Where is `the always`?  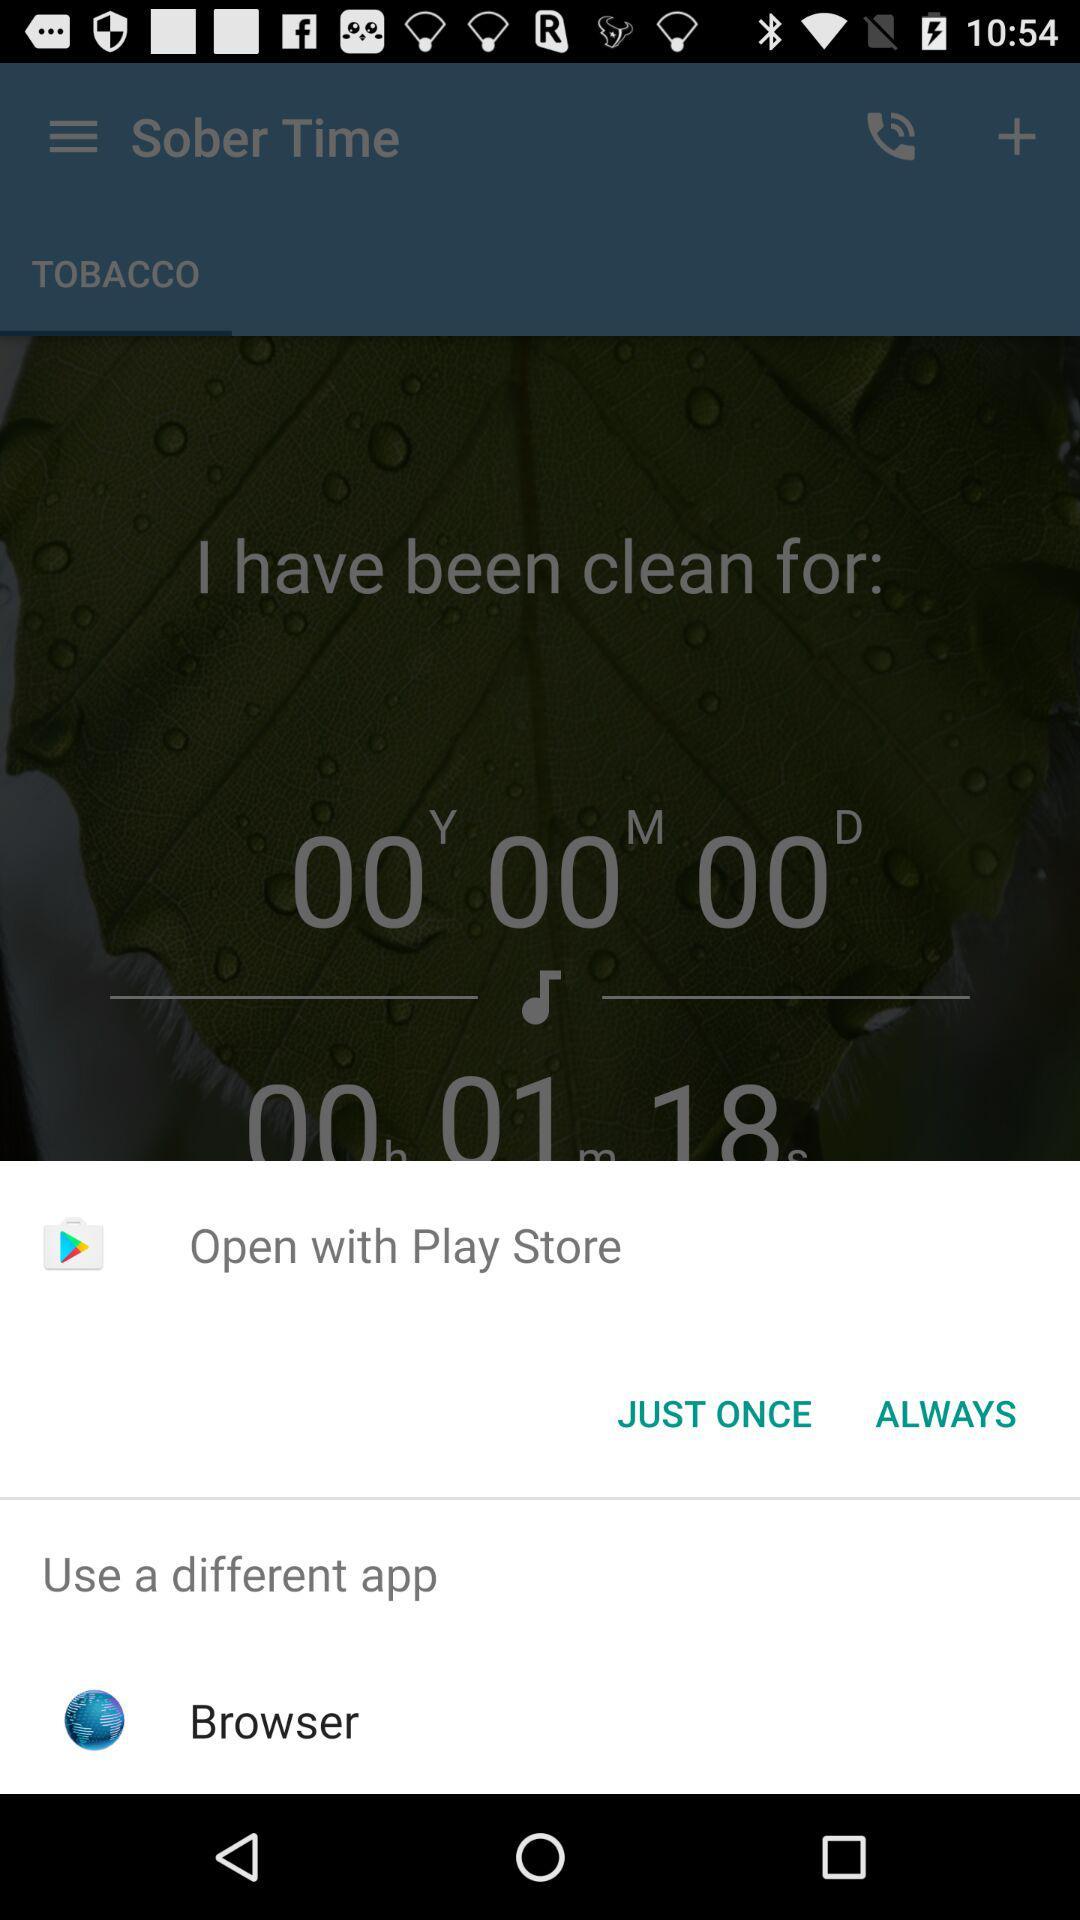
the always is located at coordinates (945, 1411).